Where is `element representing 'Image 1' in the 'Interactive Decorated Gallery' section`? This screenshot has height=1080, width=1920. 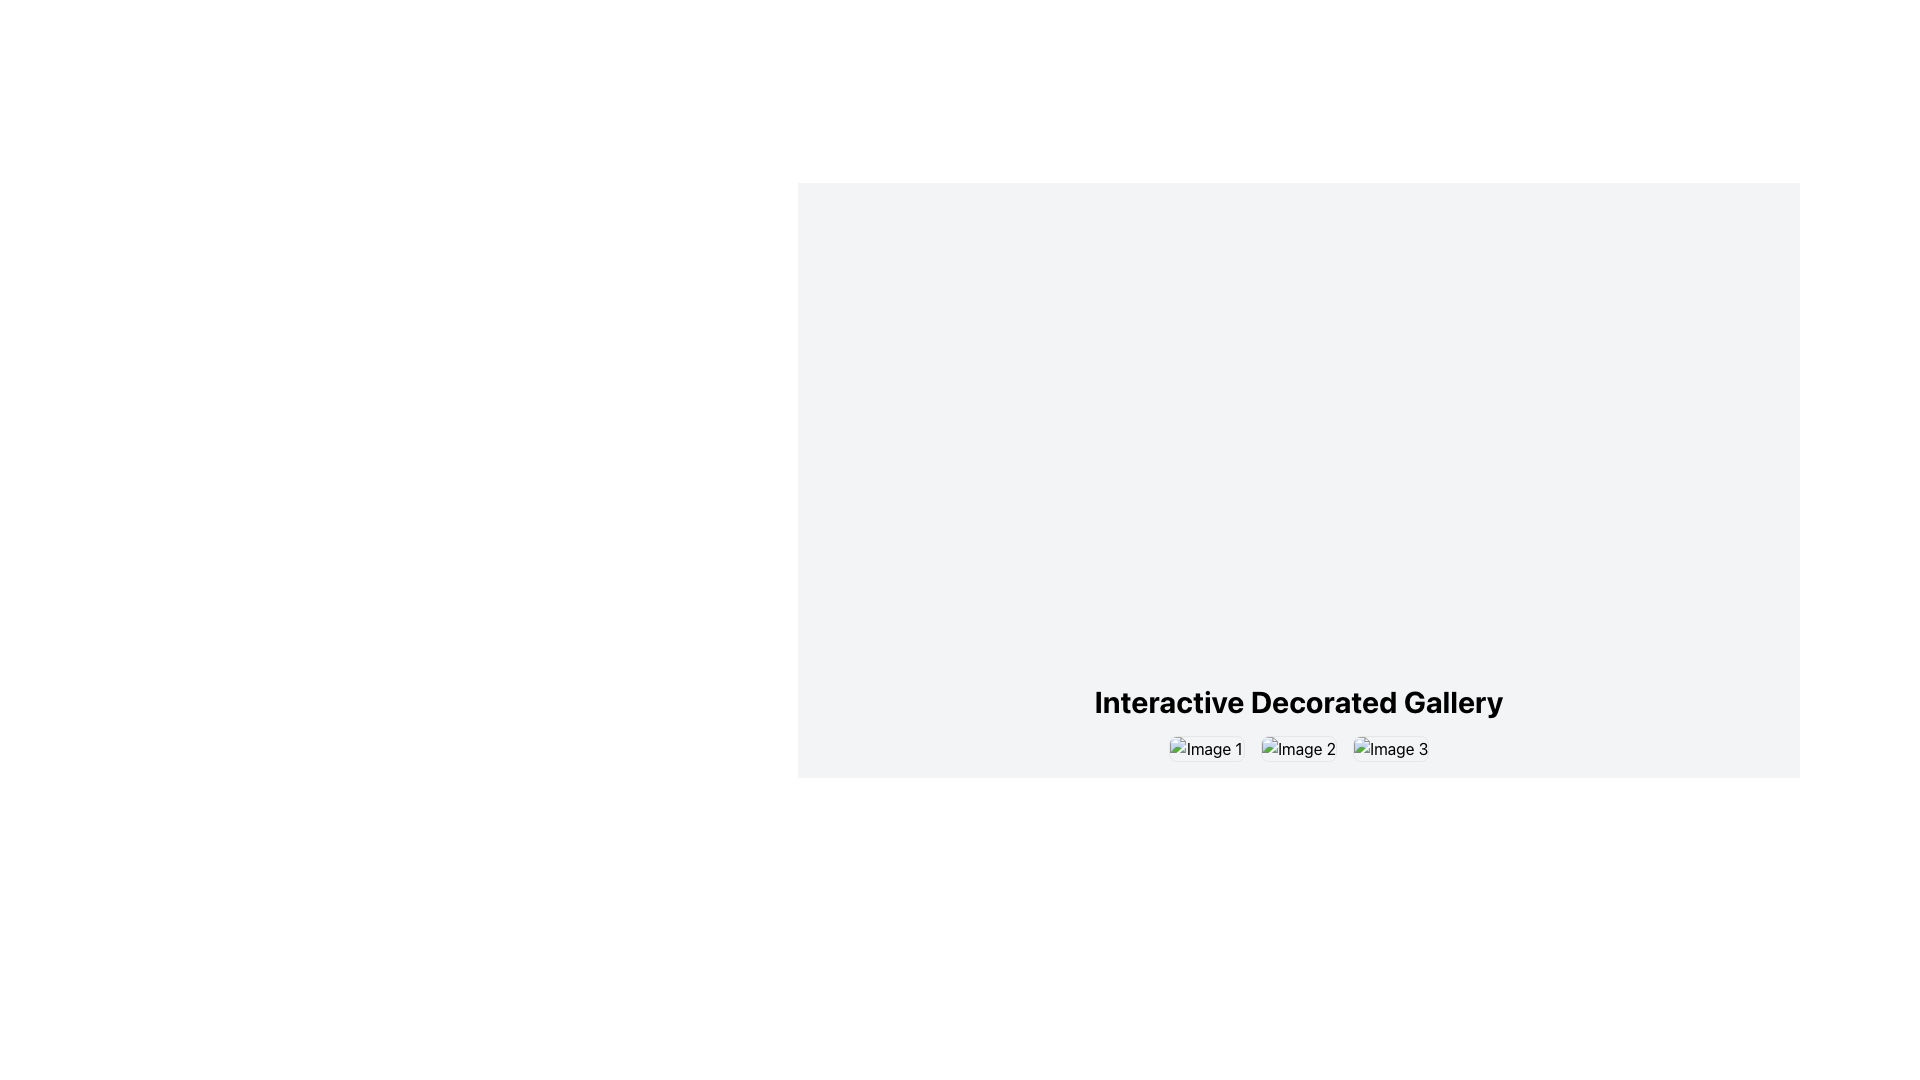
element representing 'Image 1' in the 'Interactive Decorated Gallery' section is located at coordinates (1205, 748).